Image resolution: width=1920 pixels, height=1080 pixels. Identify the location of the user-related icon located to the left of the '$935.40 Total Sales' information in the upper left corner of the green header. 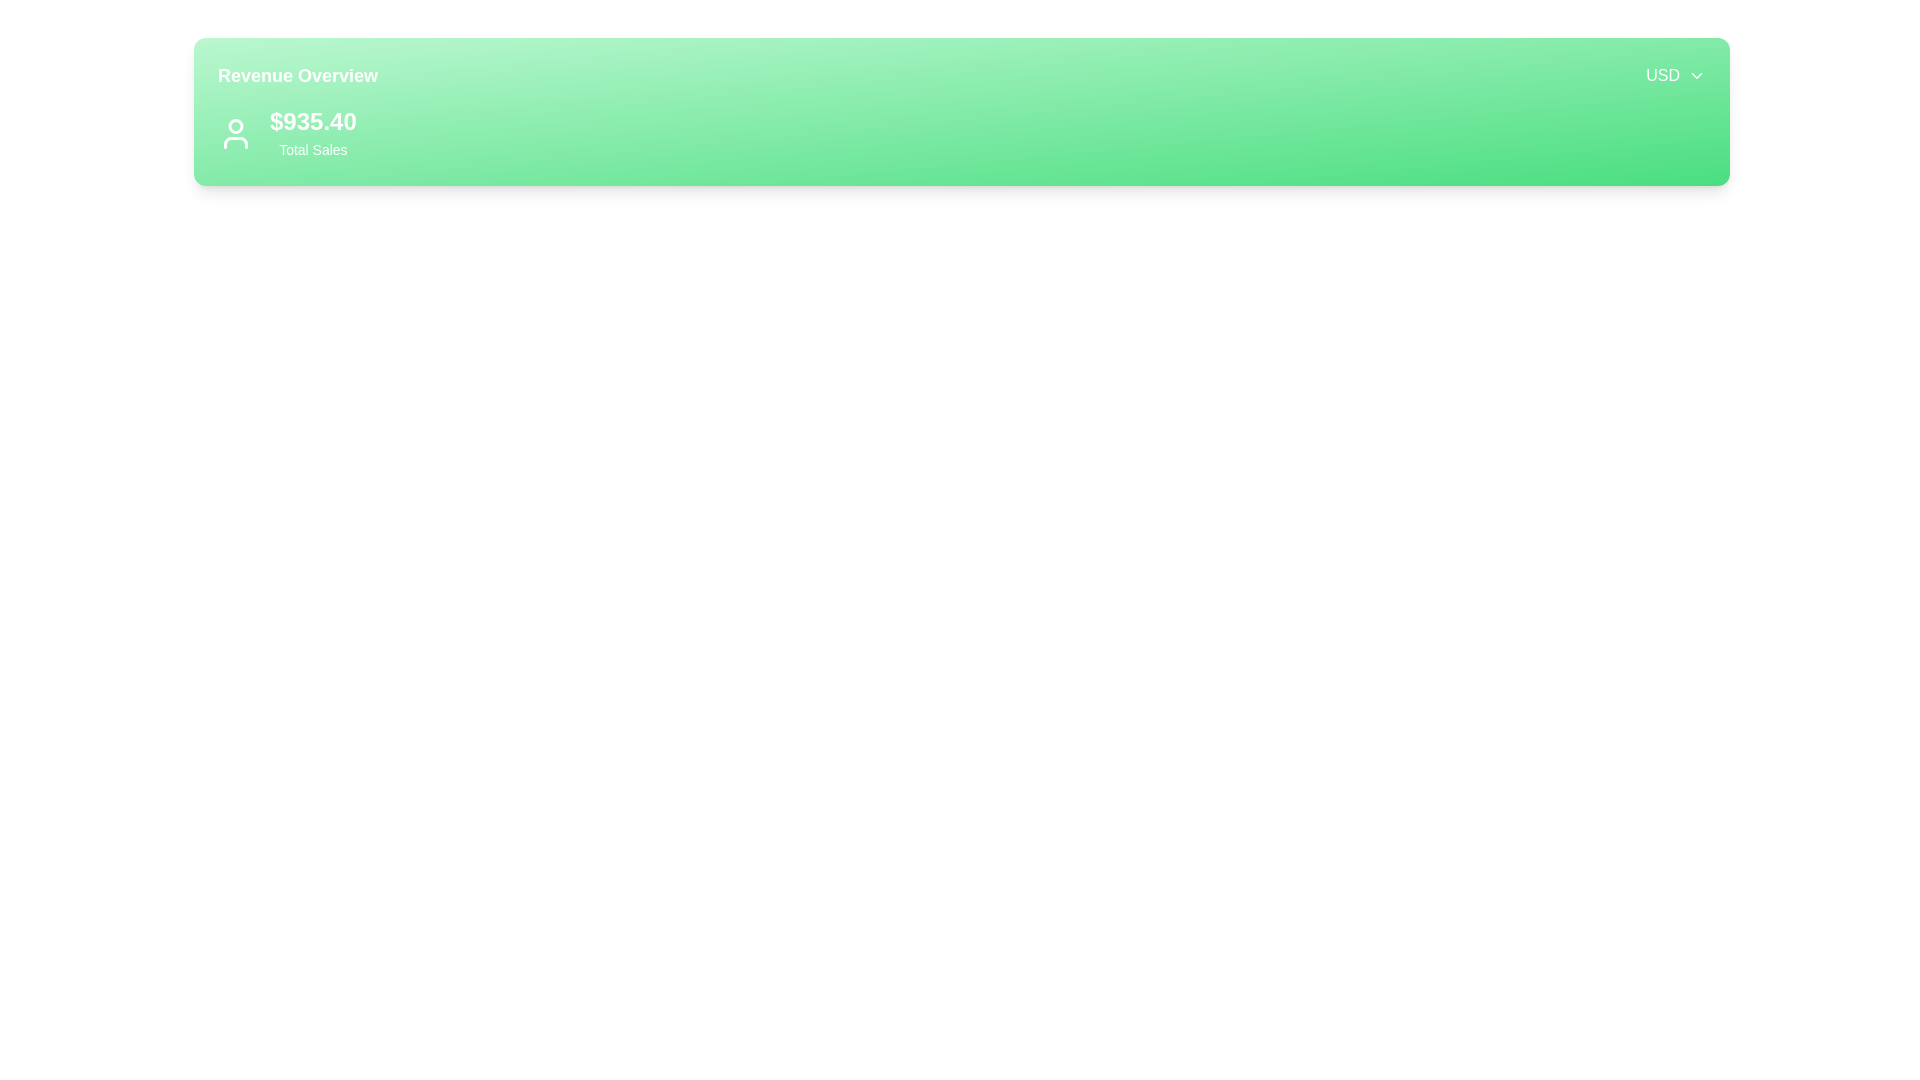
(235, 134).